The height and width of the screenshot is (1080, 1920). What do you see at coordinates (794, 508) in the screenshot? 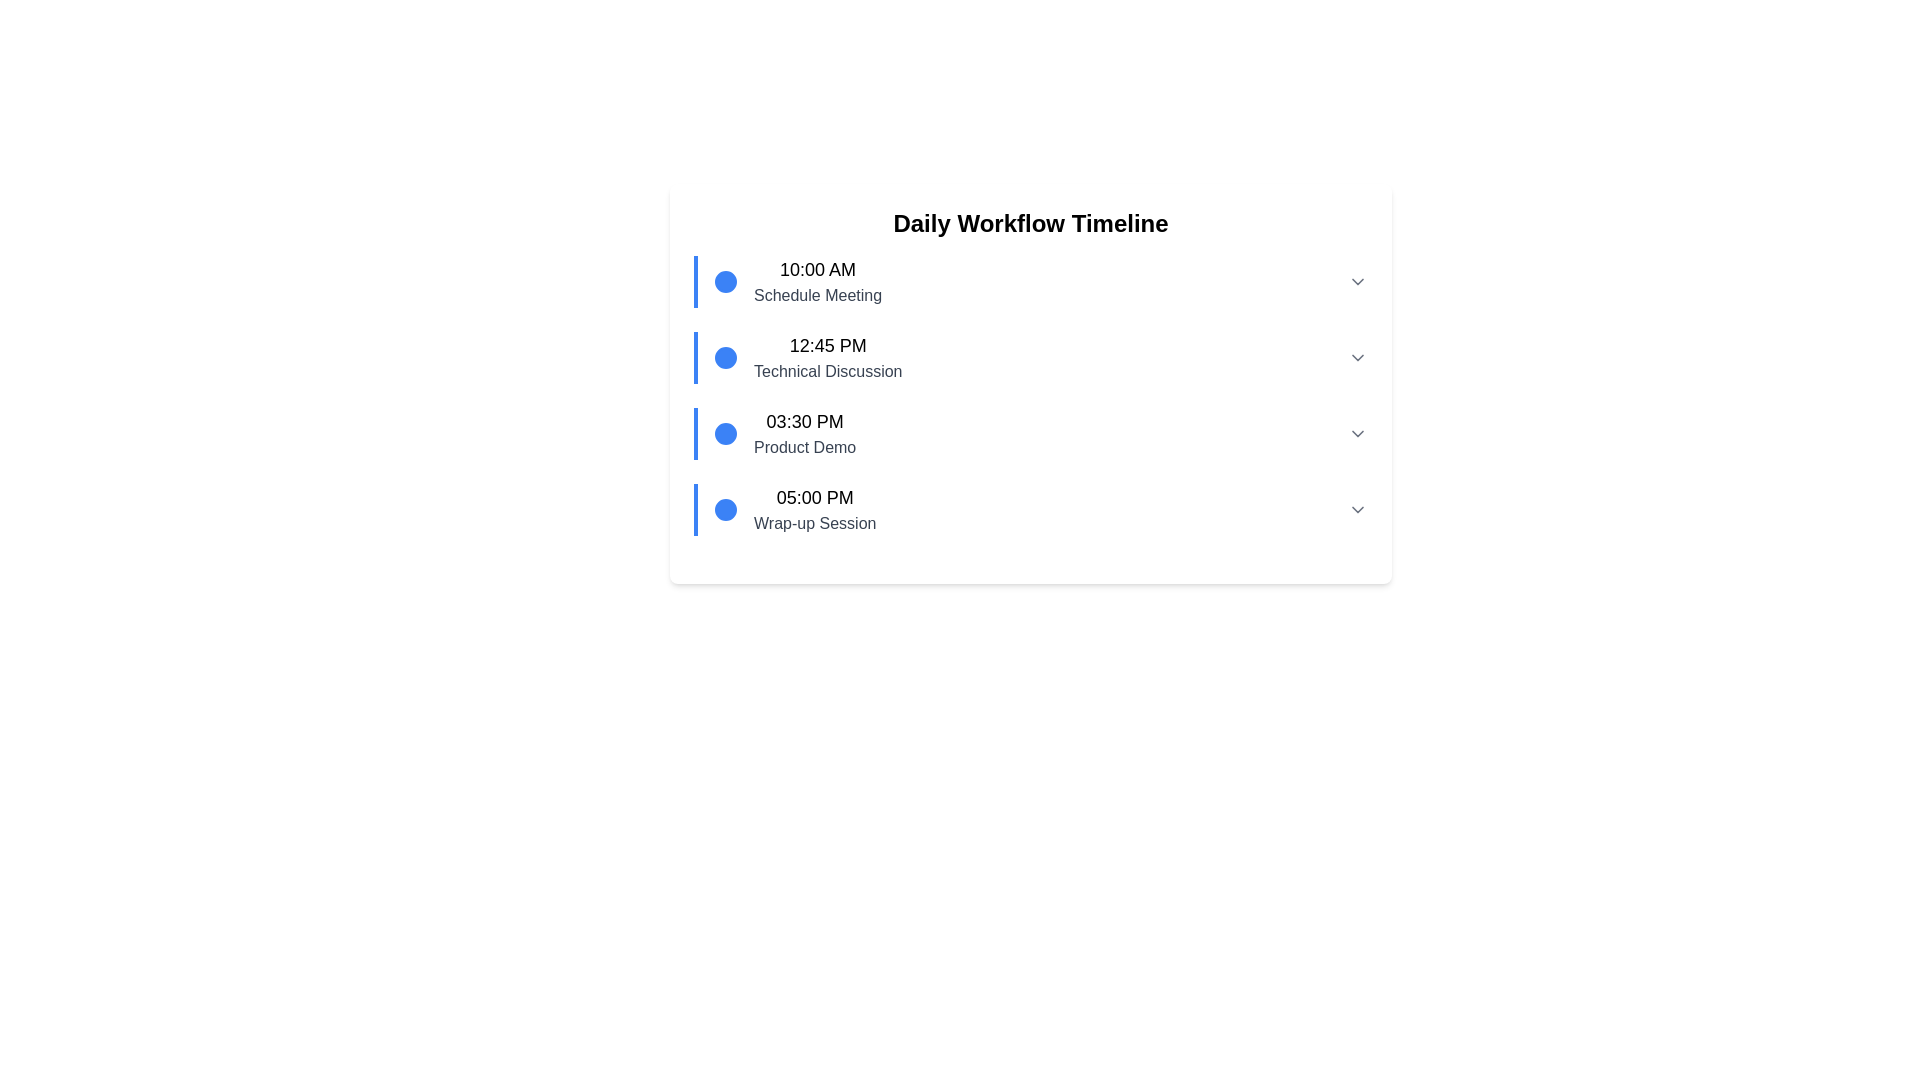
I see `details of the Timeline Event Entry labeled 'Wrap-up Session' with timestamp '05:00 PM', the fourth entry in the vertical list of timeline events` at bounding box center [794, 508].